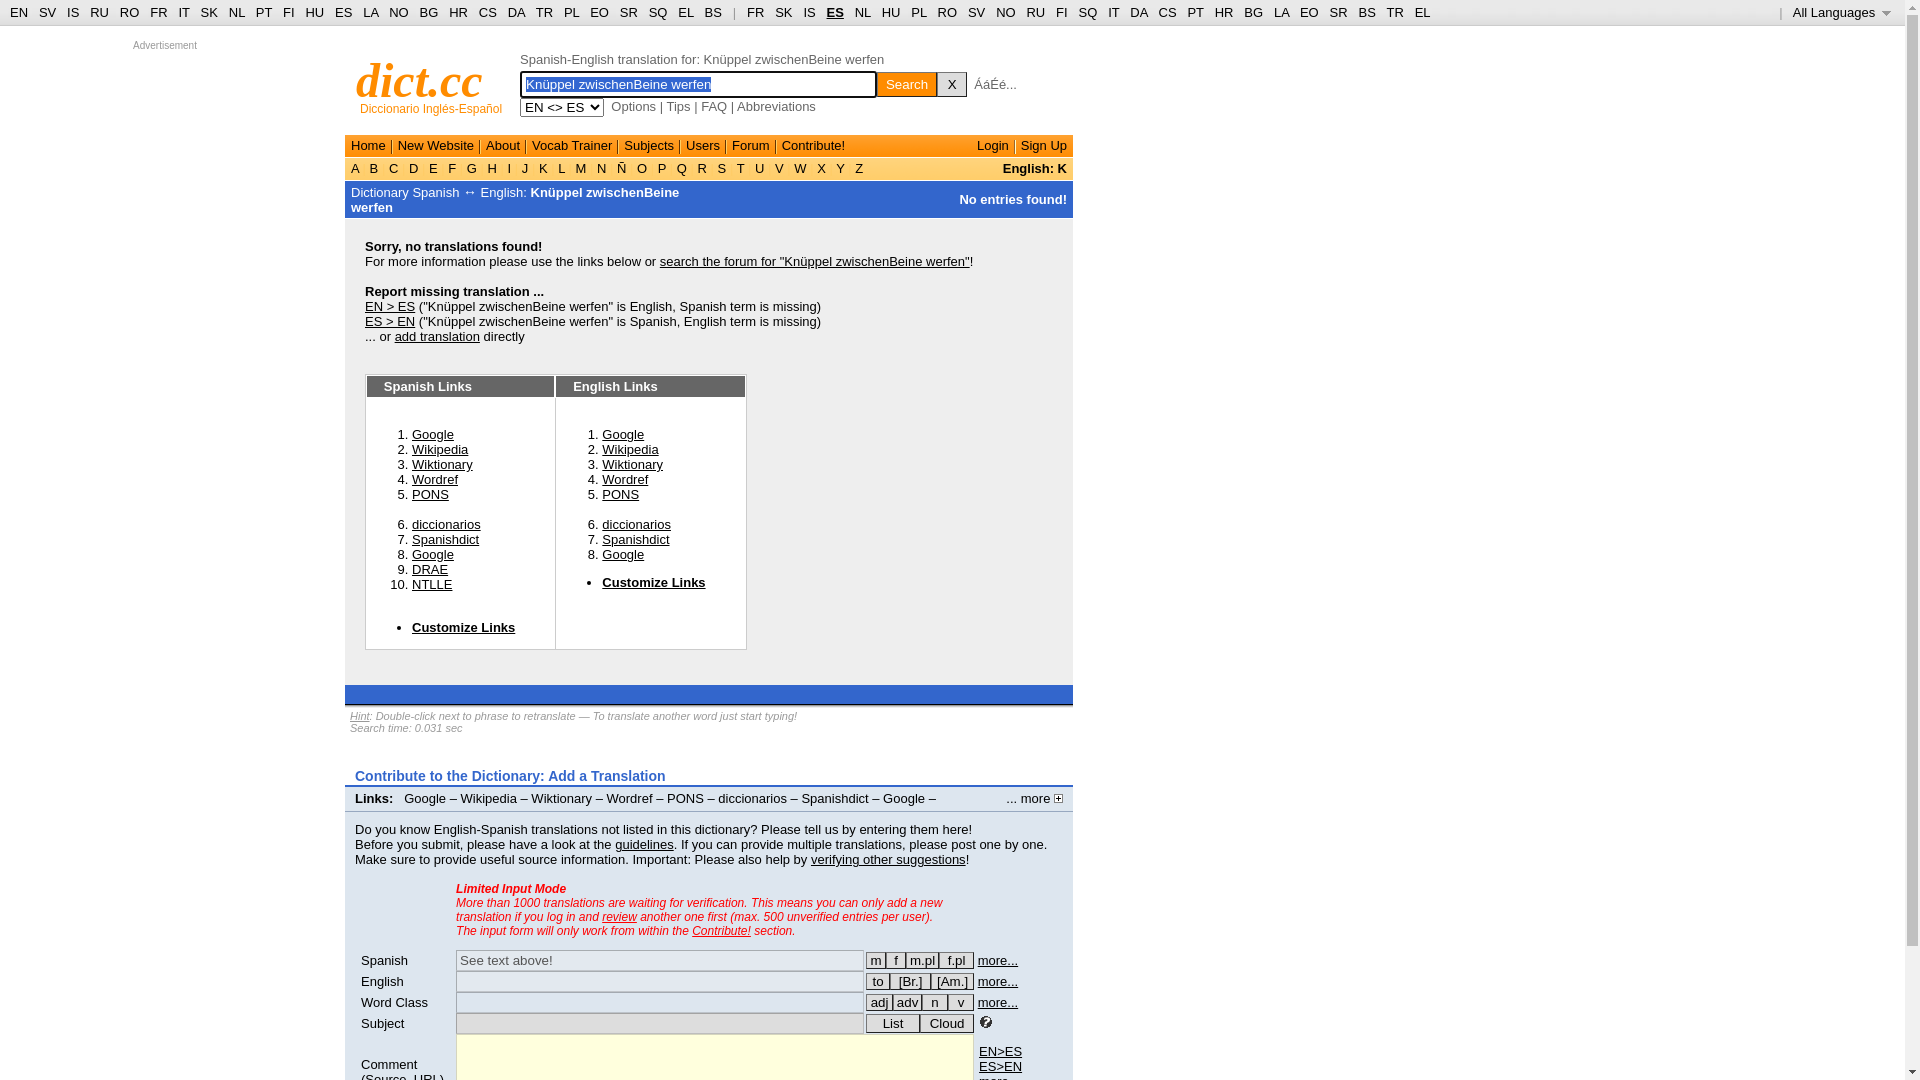 This screenshot has height=1080, width=1920. Describe the element at coordinates (488, 12) in the screenshot. I see `'CS'` at that location.